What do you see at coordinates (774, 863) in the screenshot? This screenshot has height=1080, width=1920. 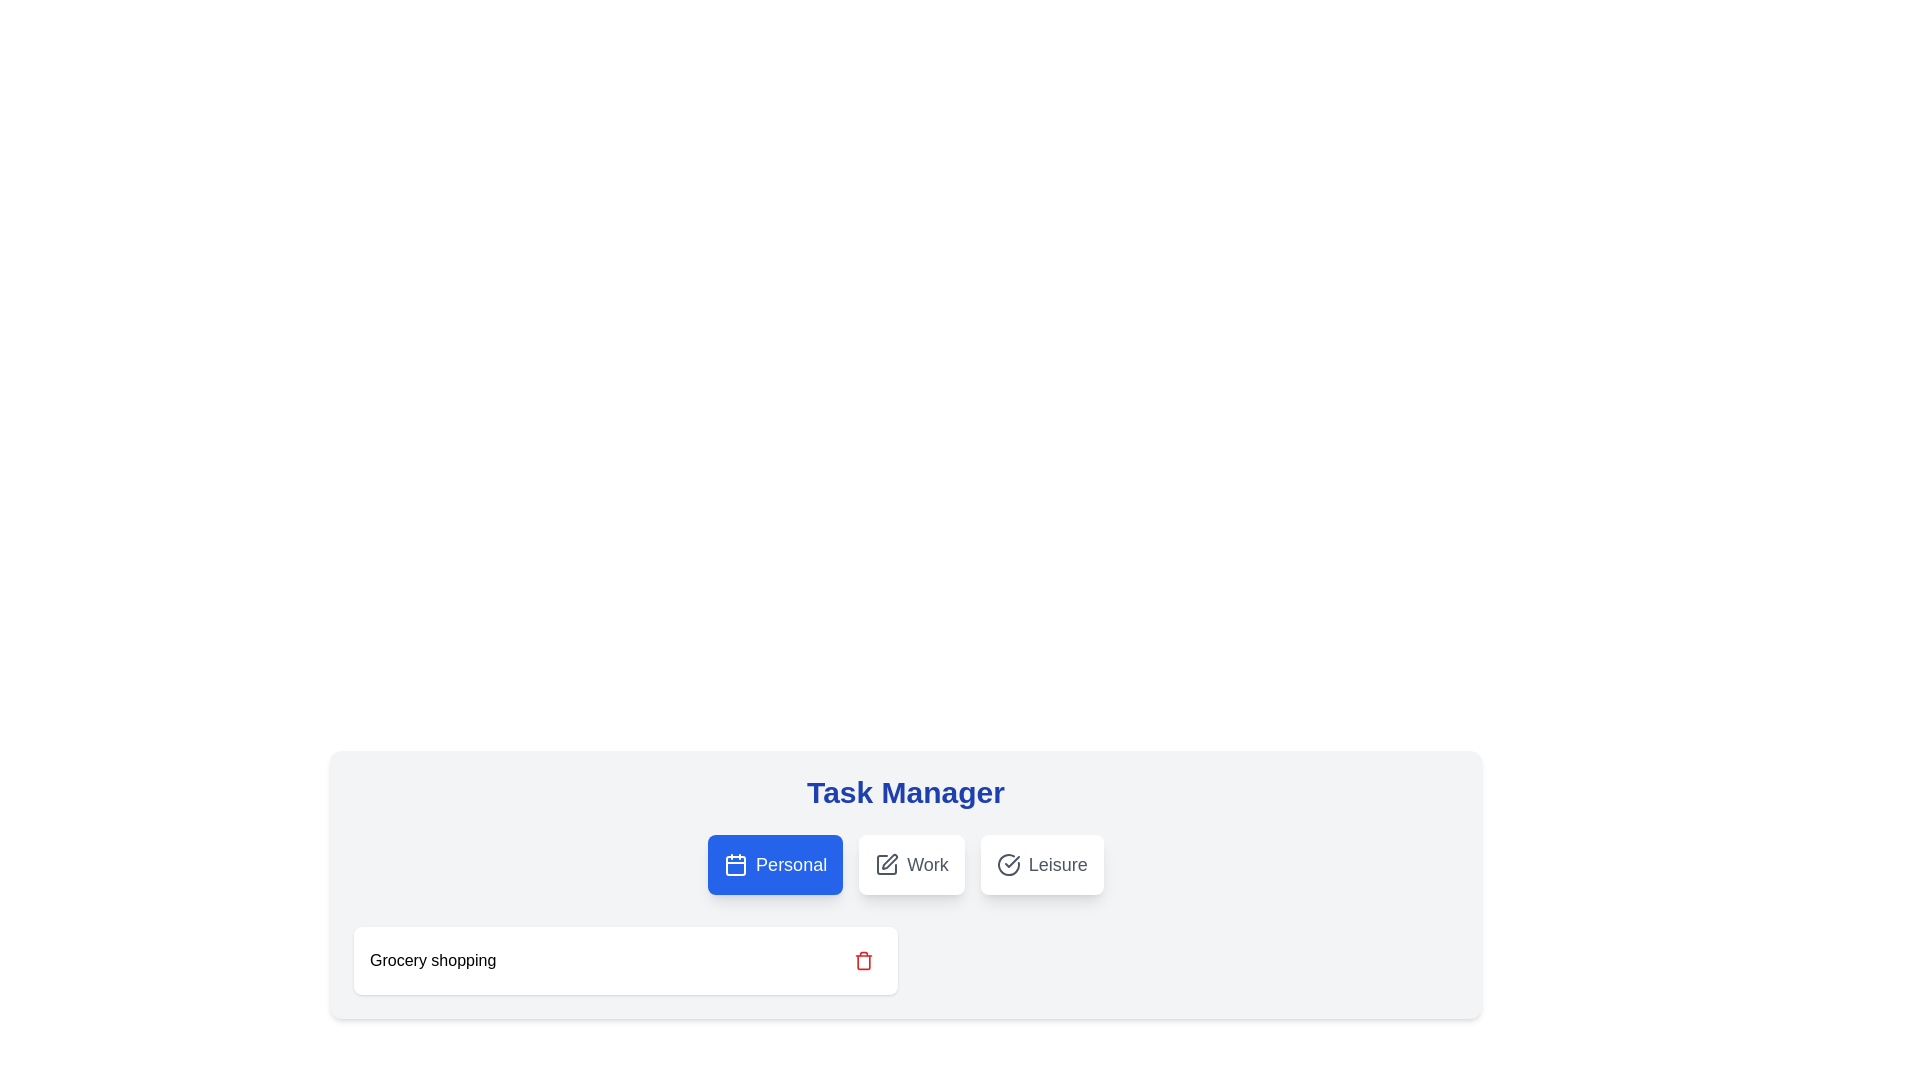 I see `the 'Personal' button, which has a vivid blue background and white text, located below the 'Task Manager' heading and to the left of the 'Work' button` at bounding box center [774, 863].